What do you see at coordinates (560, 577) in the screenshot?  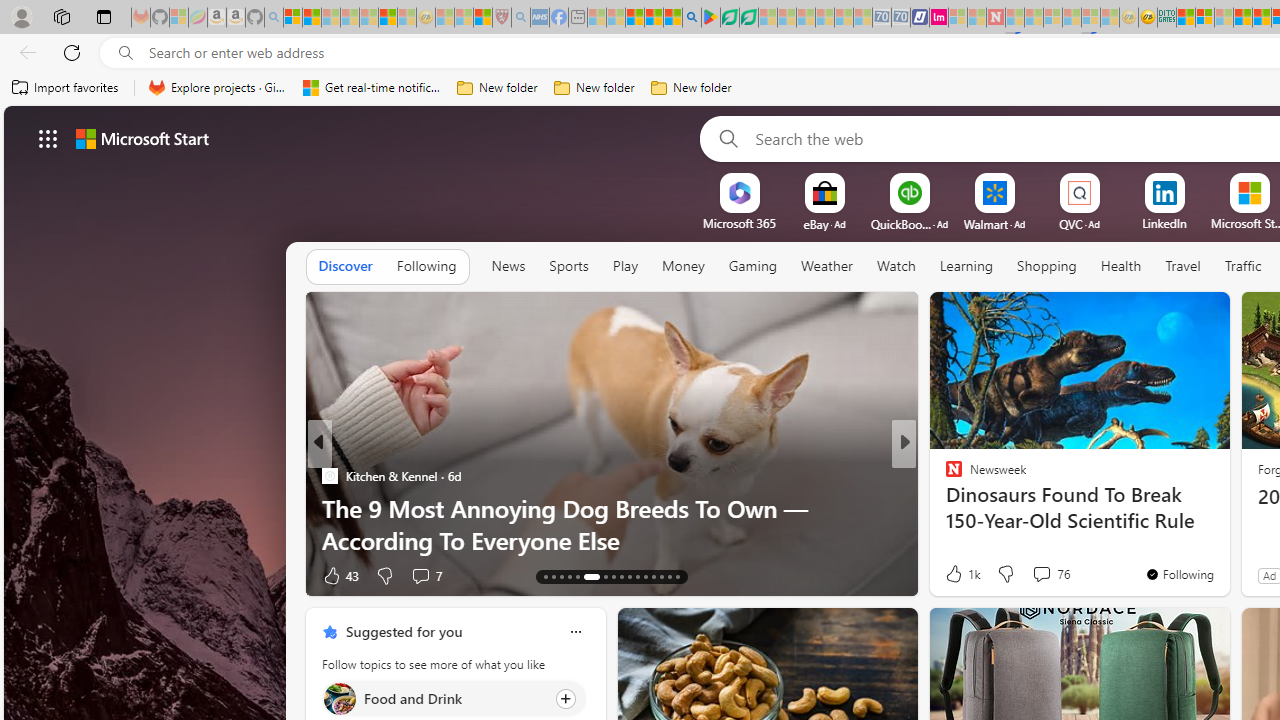 I see `'AutomationID: tab-15'` at bounding box center [560, 577].